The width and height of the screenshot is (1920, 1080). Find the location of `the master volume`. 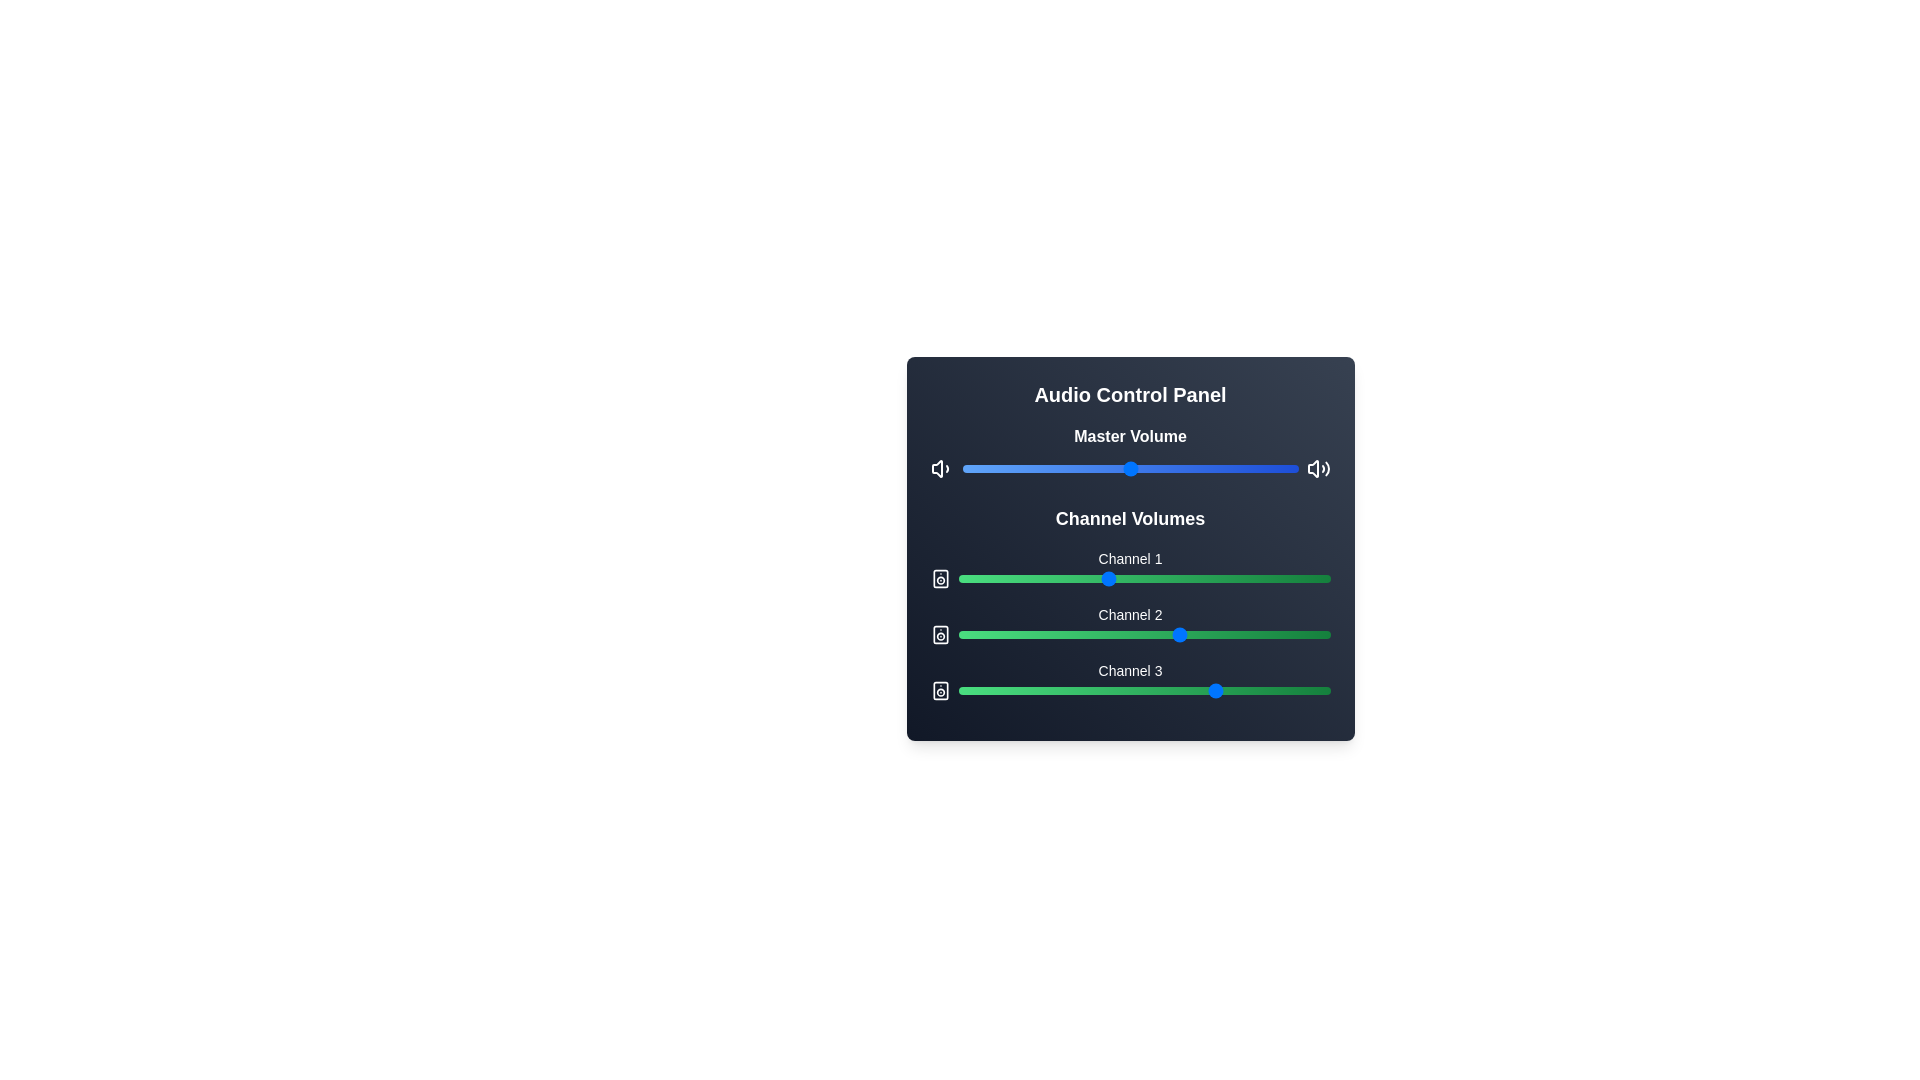

the master volume is located at coordinates (1237, 469).